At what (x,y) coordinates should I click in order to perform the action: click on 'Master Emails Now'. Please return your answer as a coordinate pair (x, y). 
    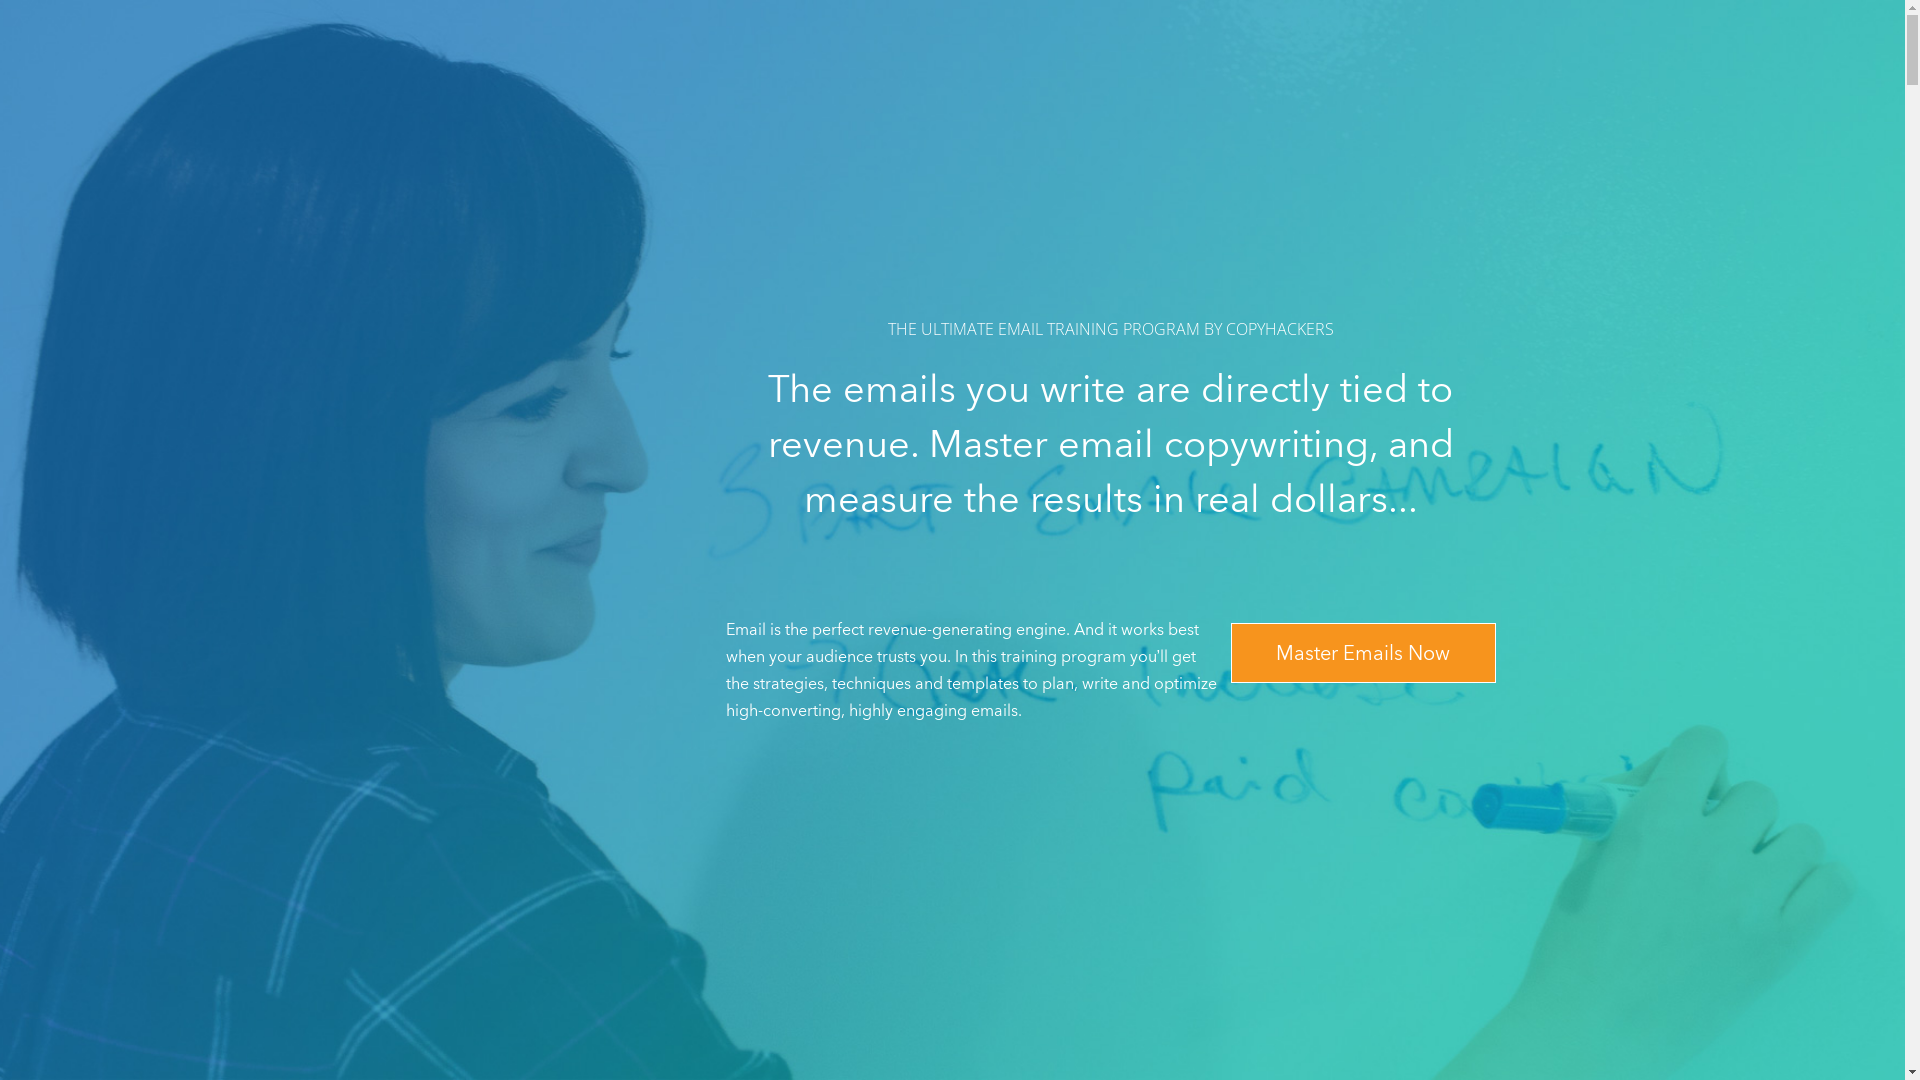
    Looking at the image, I should click on (1361, 651).